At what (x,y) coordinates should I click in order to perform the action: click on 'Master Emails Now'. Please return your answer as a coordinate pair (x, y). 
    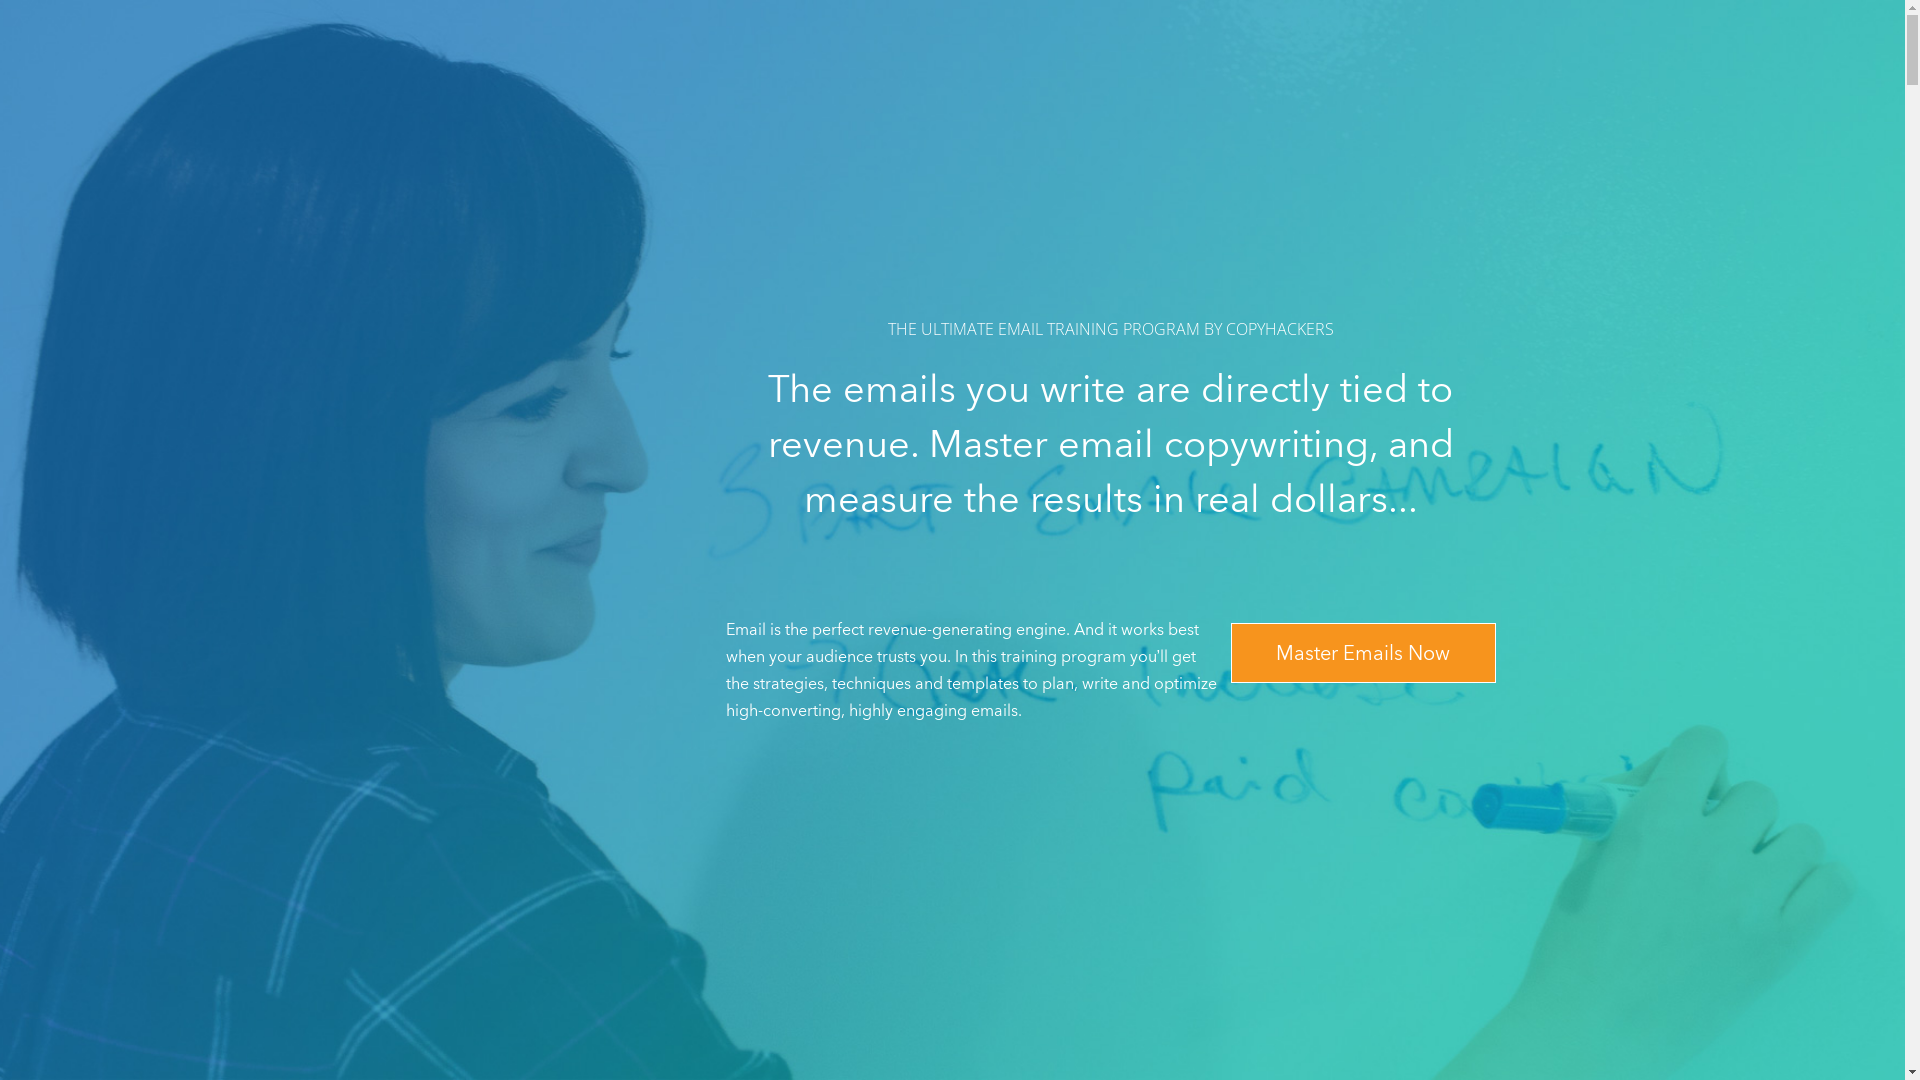
    Looking at the image, I should click on (1361, 651).